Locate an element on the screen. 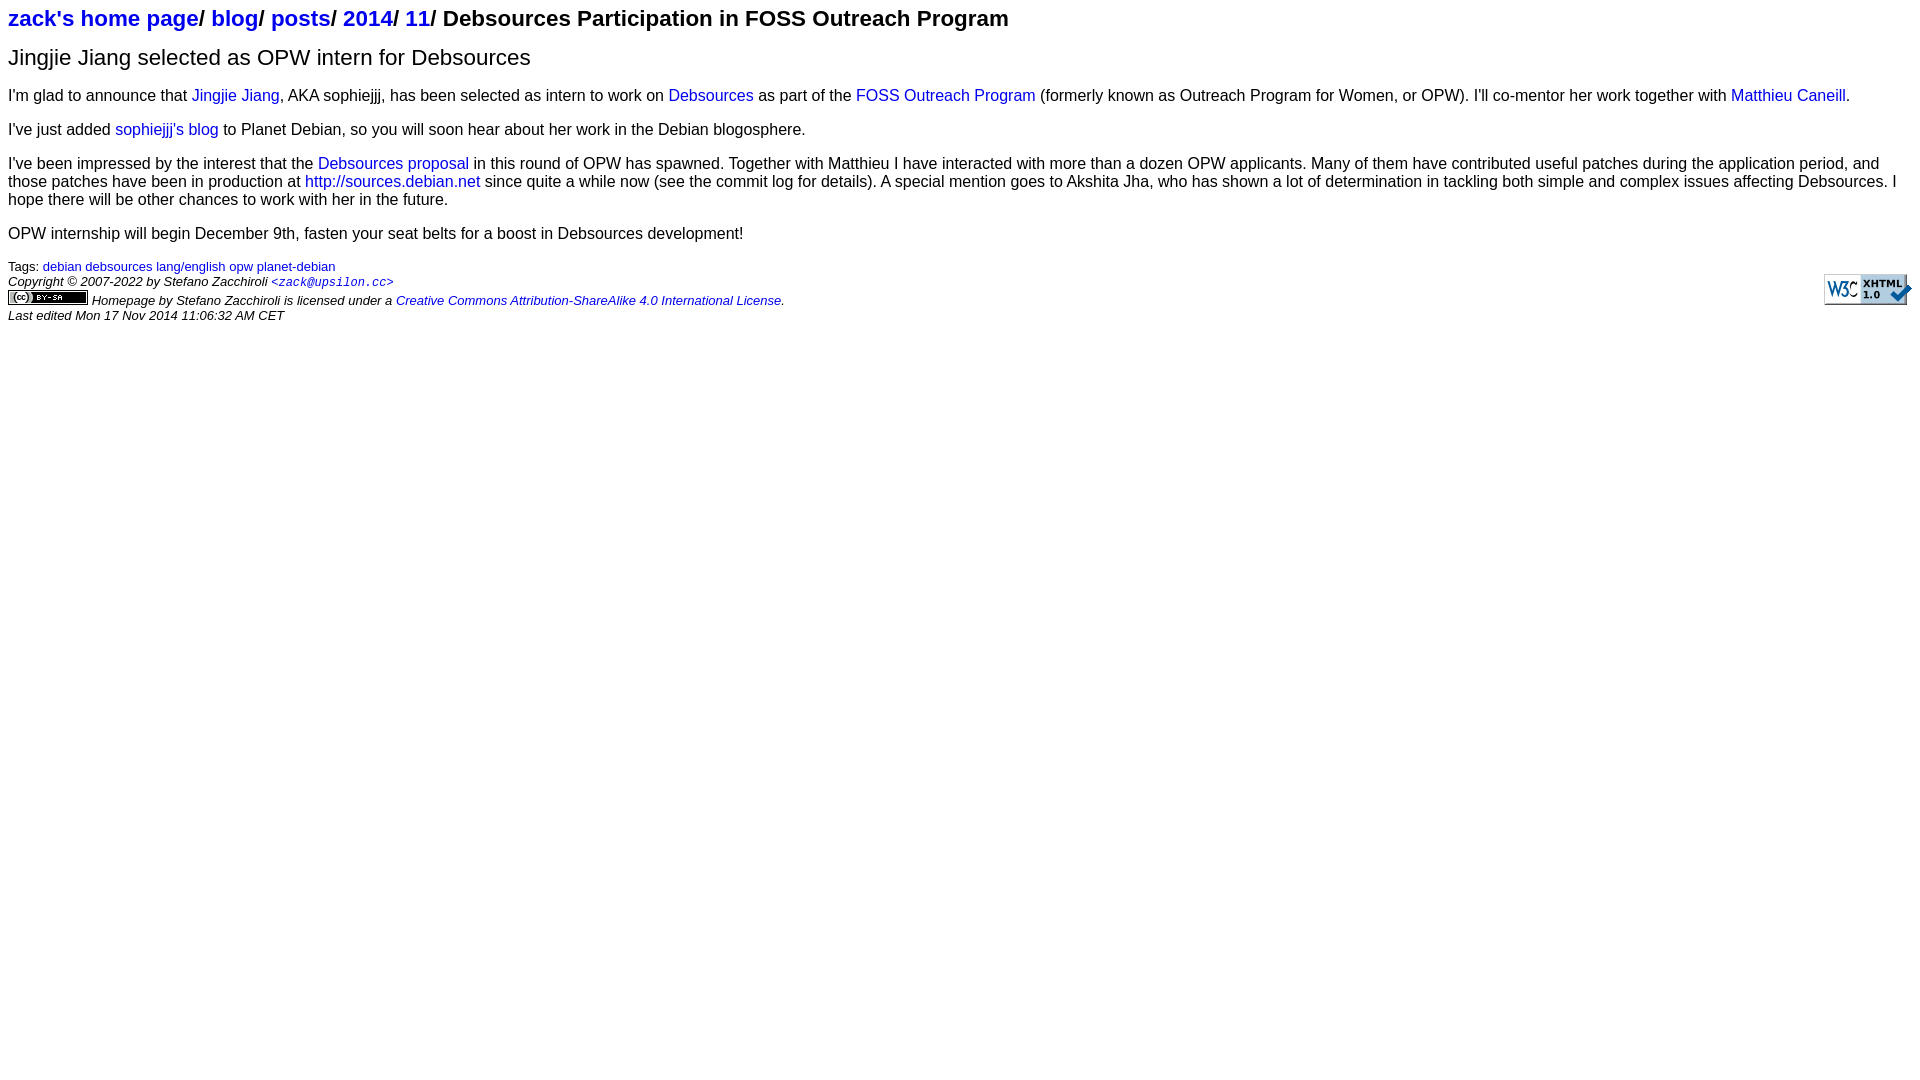 The image size is (1920, 1080). 'posts' is located at coordinates (269, 18).